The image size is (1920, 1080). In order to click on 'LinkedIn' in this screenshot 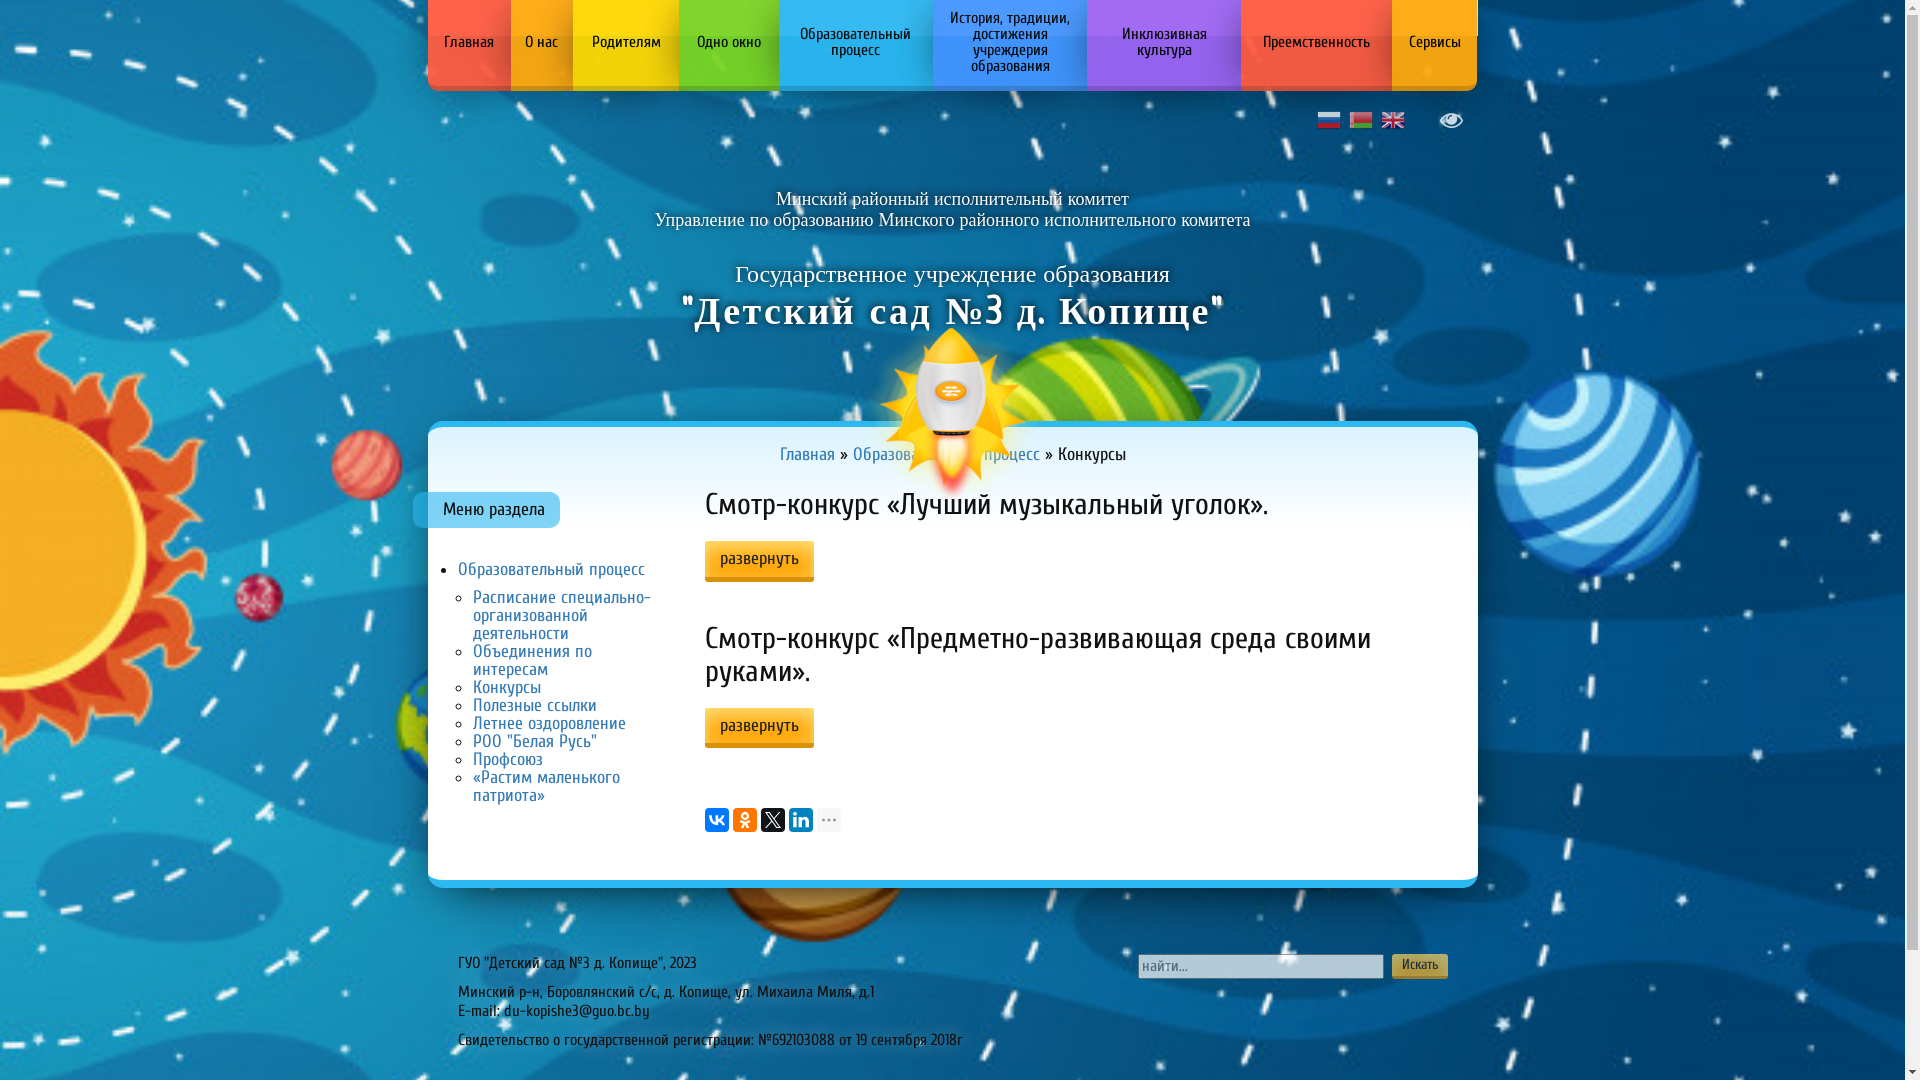, I will do `click(801, 820)`.